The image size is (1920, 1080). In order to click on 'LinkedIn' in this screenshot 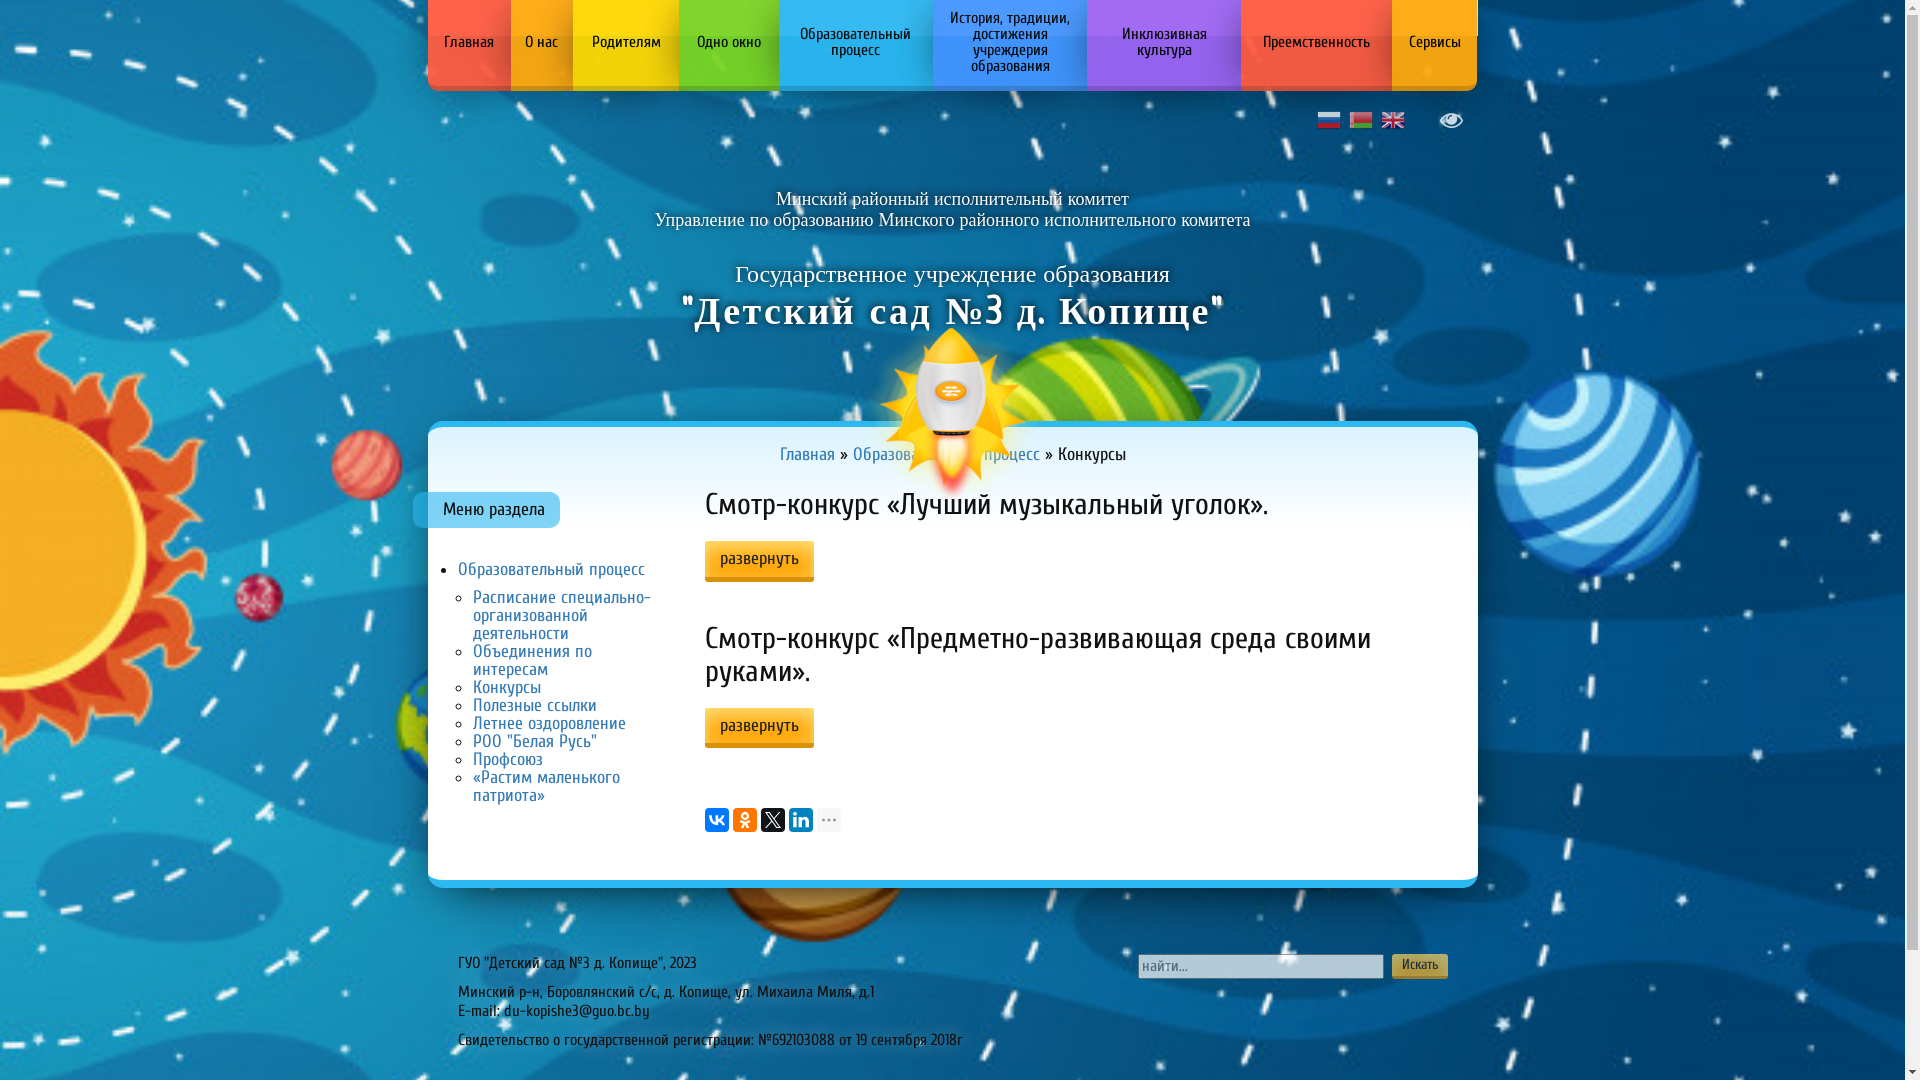, I will do `click(801, 820)`.